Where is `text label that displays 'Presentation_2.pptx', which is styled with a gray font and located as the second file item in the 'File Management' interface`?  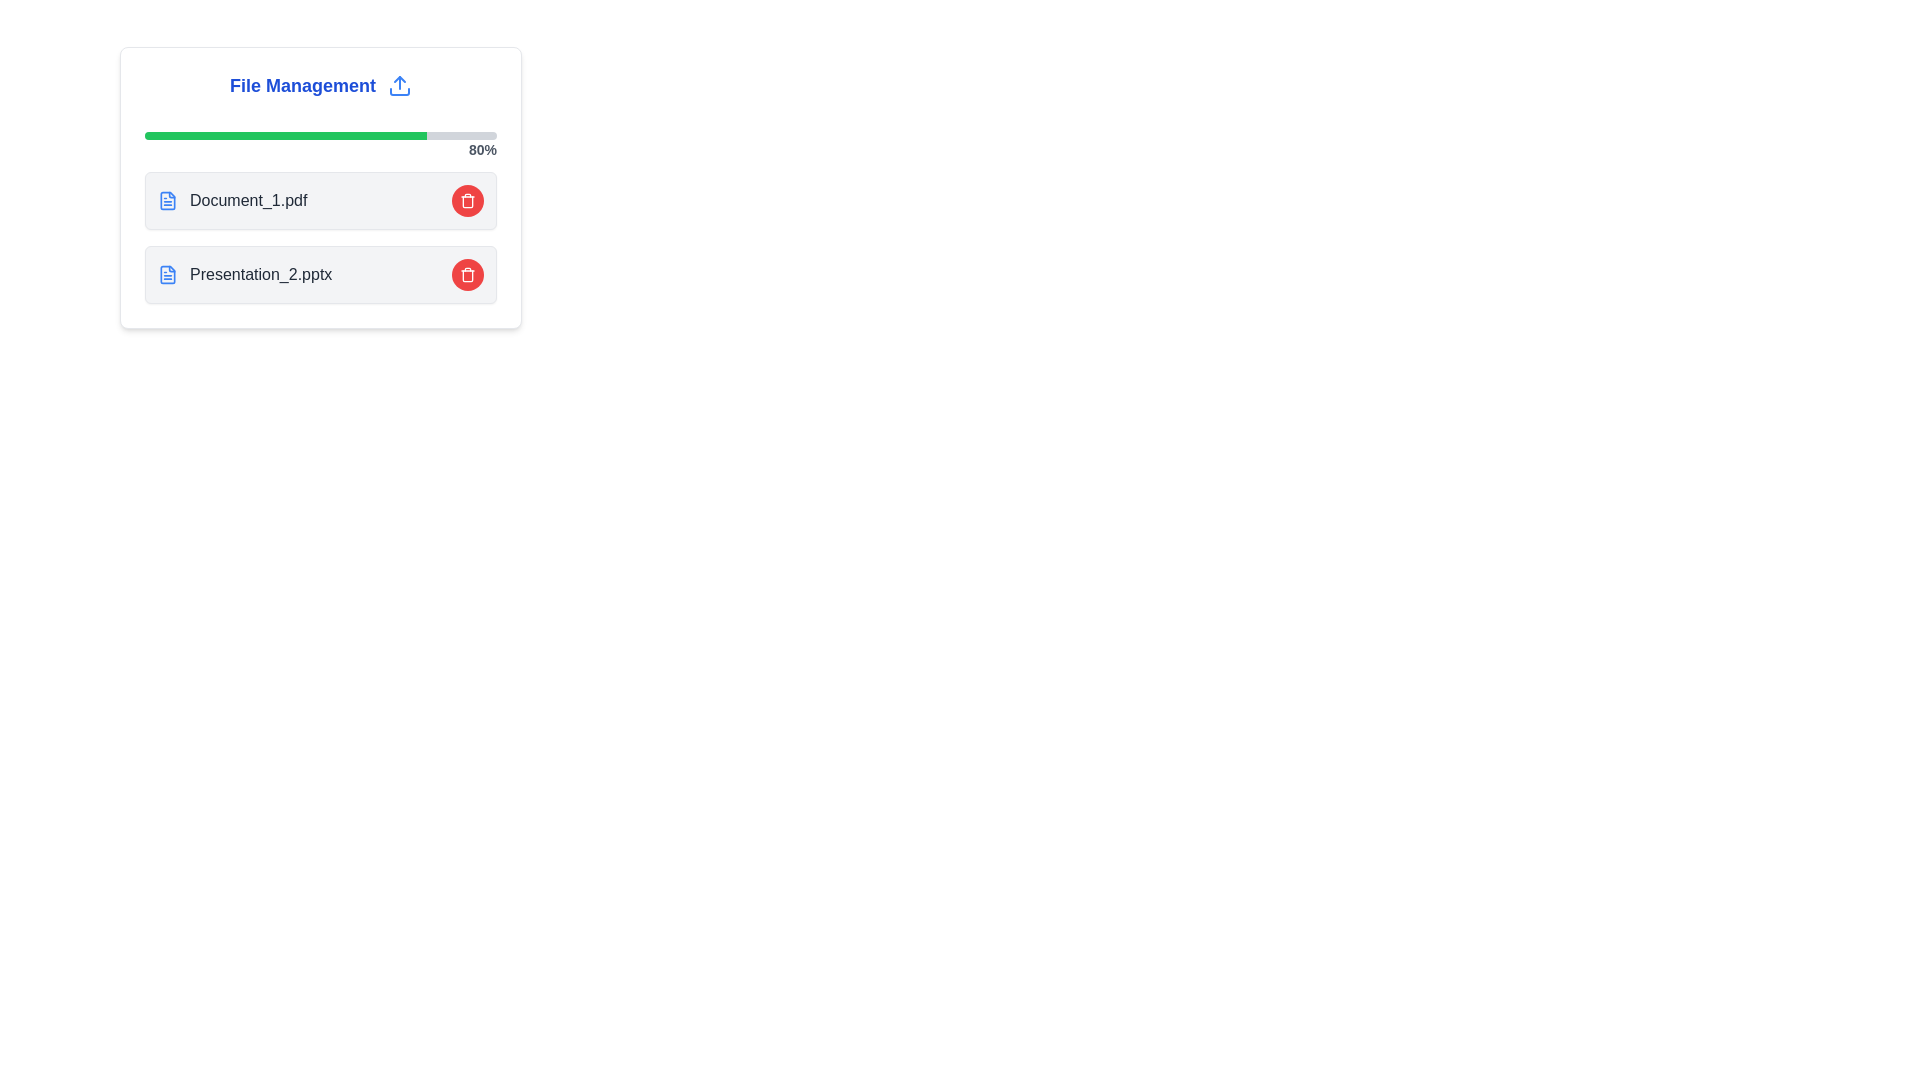
text label that displays 'Presentation_2.pptx', which is styled with a gray font and located as the second file item in the 'File Management' interface is located at coordinates (260, 274).